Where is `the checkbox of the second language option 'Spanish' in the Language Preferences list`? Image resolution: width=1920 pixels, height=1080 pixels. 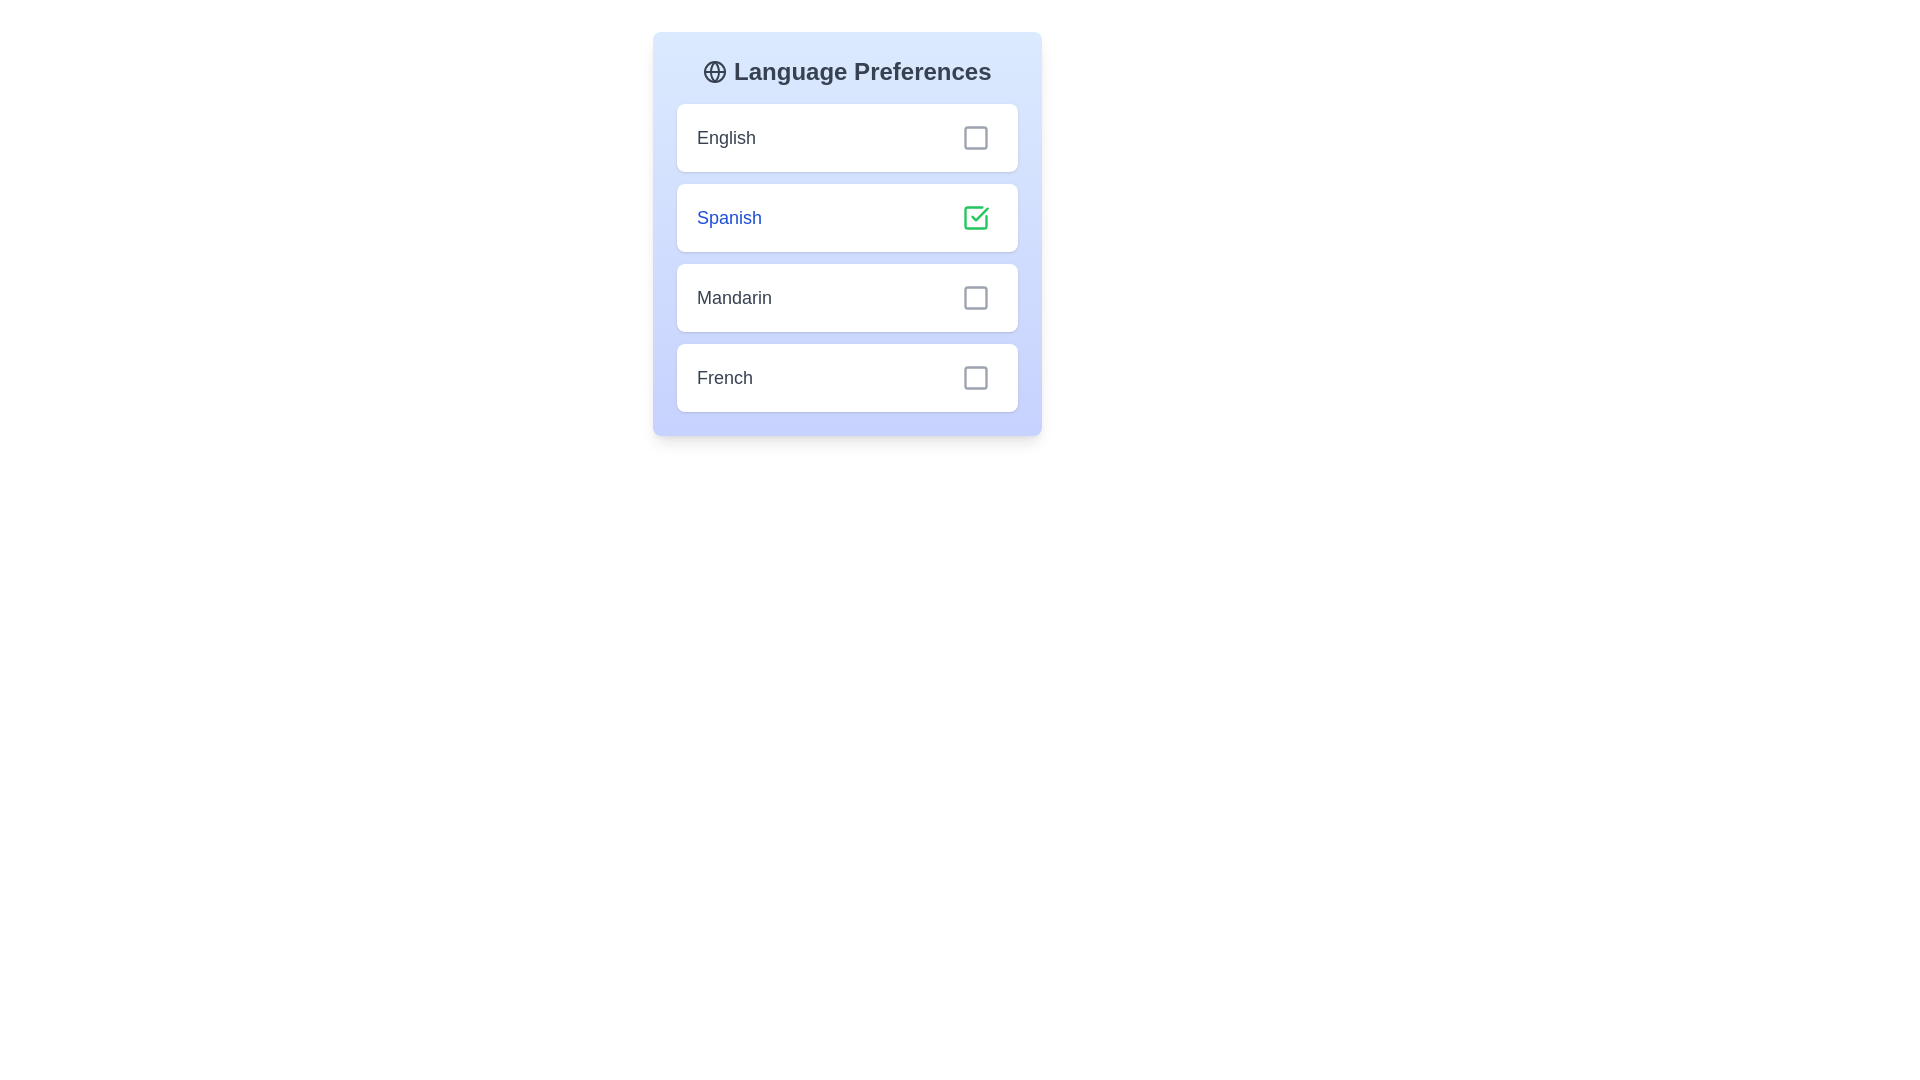 the checkbox of the second language option 'Spanish' in the Language Preferences list is located at coordinates (847, 233).